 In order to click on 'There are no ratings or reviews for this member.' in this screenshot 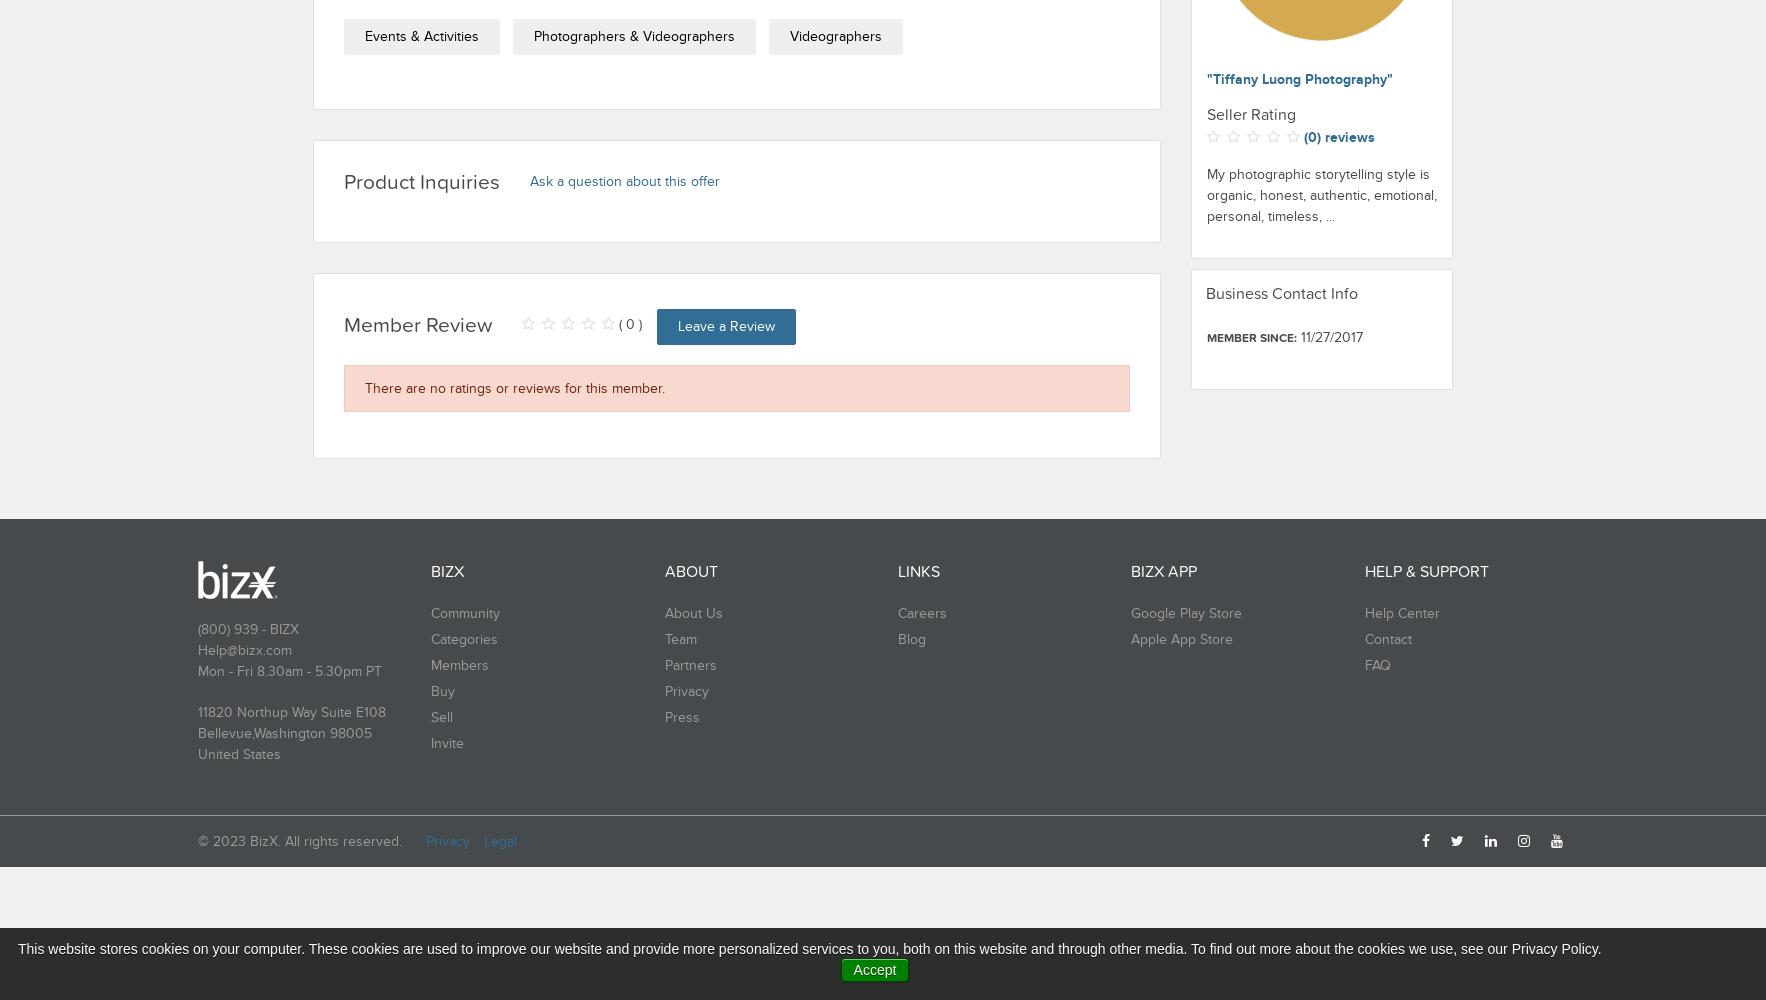, I will do `click(514, 388)`.